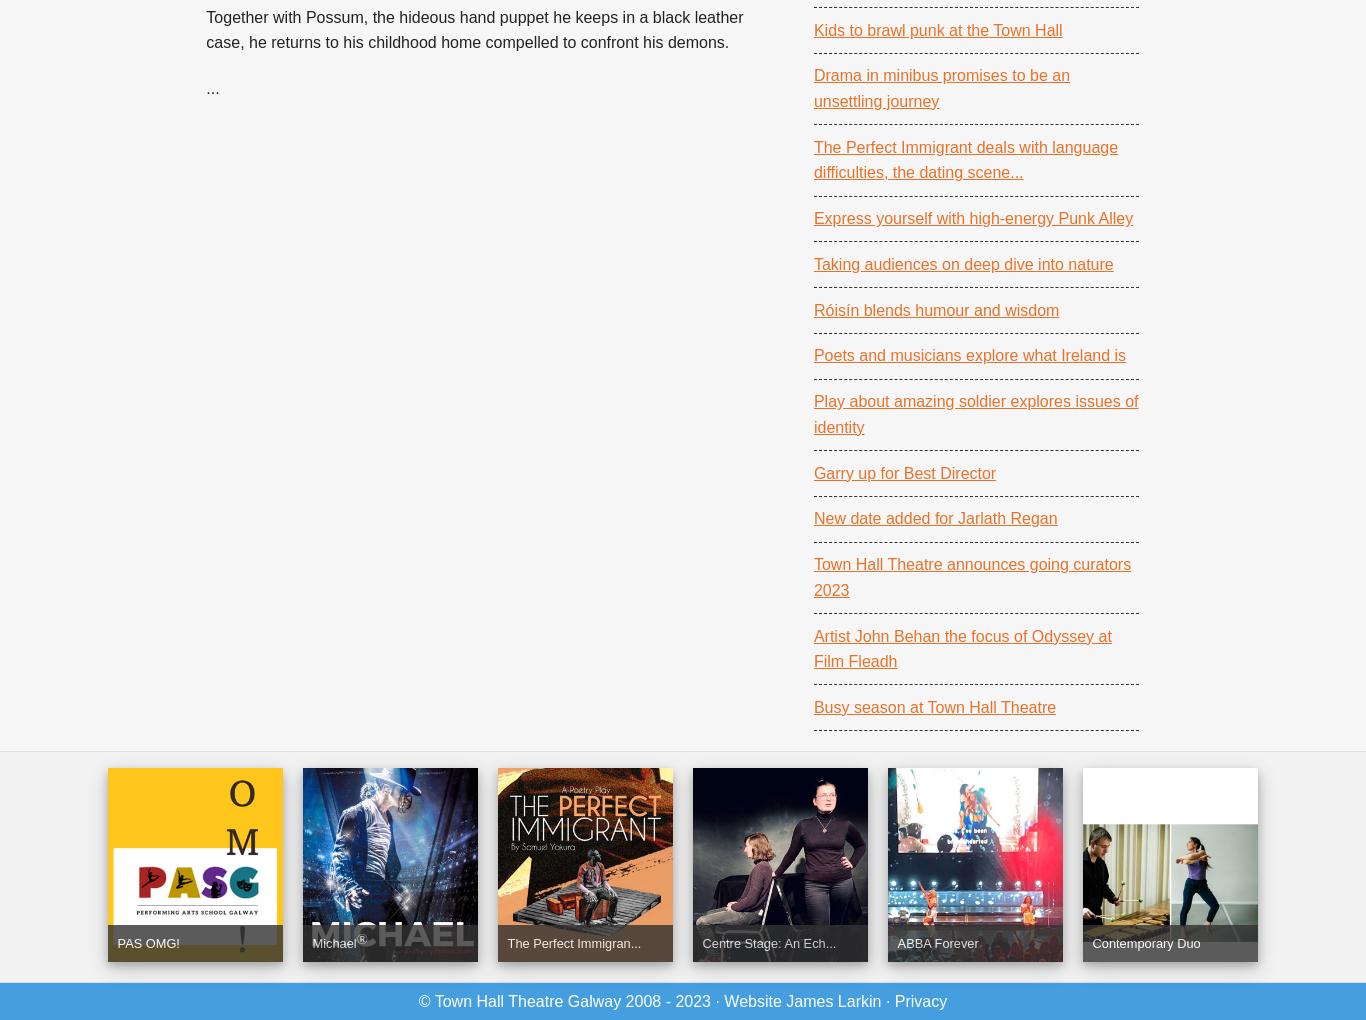 The width and height of the screenshot is (1366, 1020). What do you see at coordinates (333, 942) in the screenshot?
I see `'Michael'` at bounding box center [333, 942].